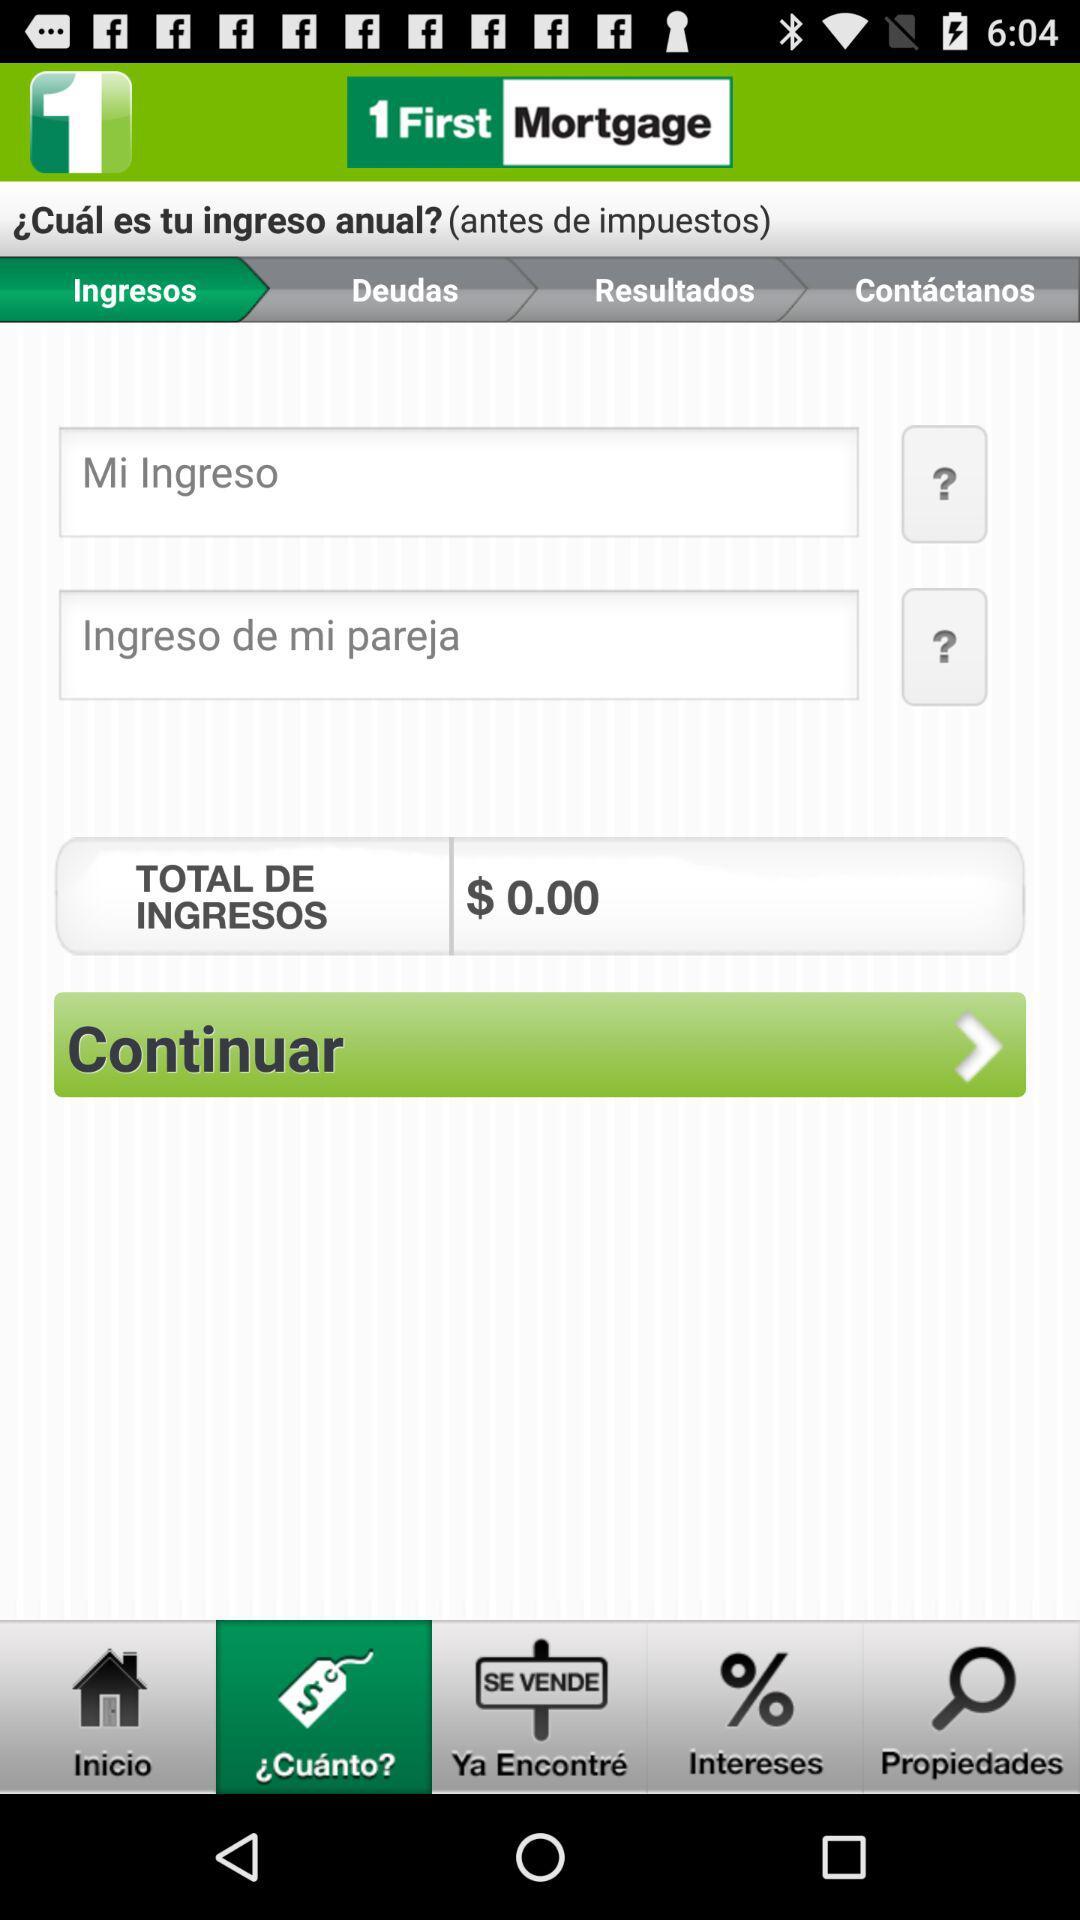  Describe the element at coordinates (971, 1826) in the screenshot. I see `the search icon` at that location.